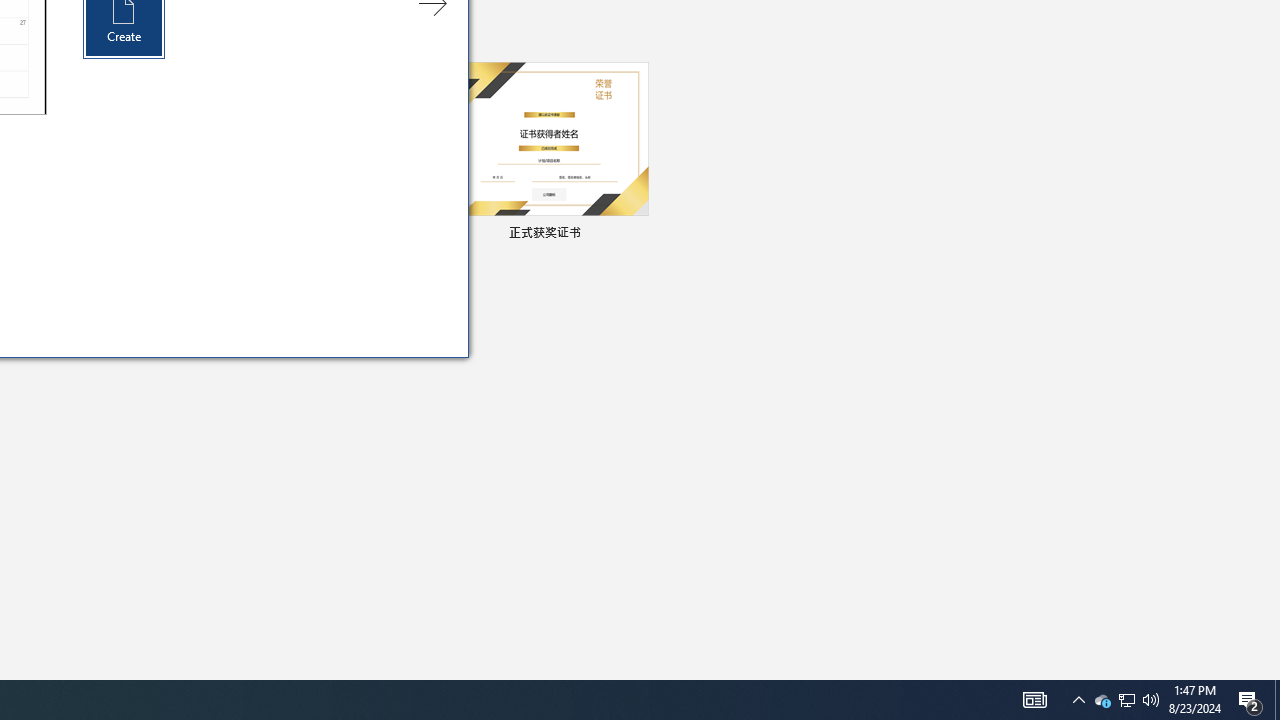 This screenshot has width=1280, height=720. I want to click on 'Action Center, 2 new notifications', so click(1250, 698).